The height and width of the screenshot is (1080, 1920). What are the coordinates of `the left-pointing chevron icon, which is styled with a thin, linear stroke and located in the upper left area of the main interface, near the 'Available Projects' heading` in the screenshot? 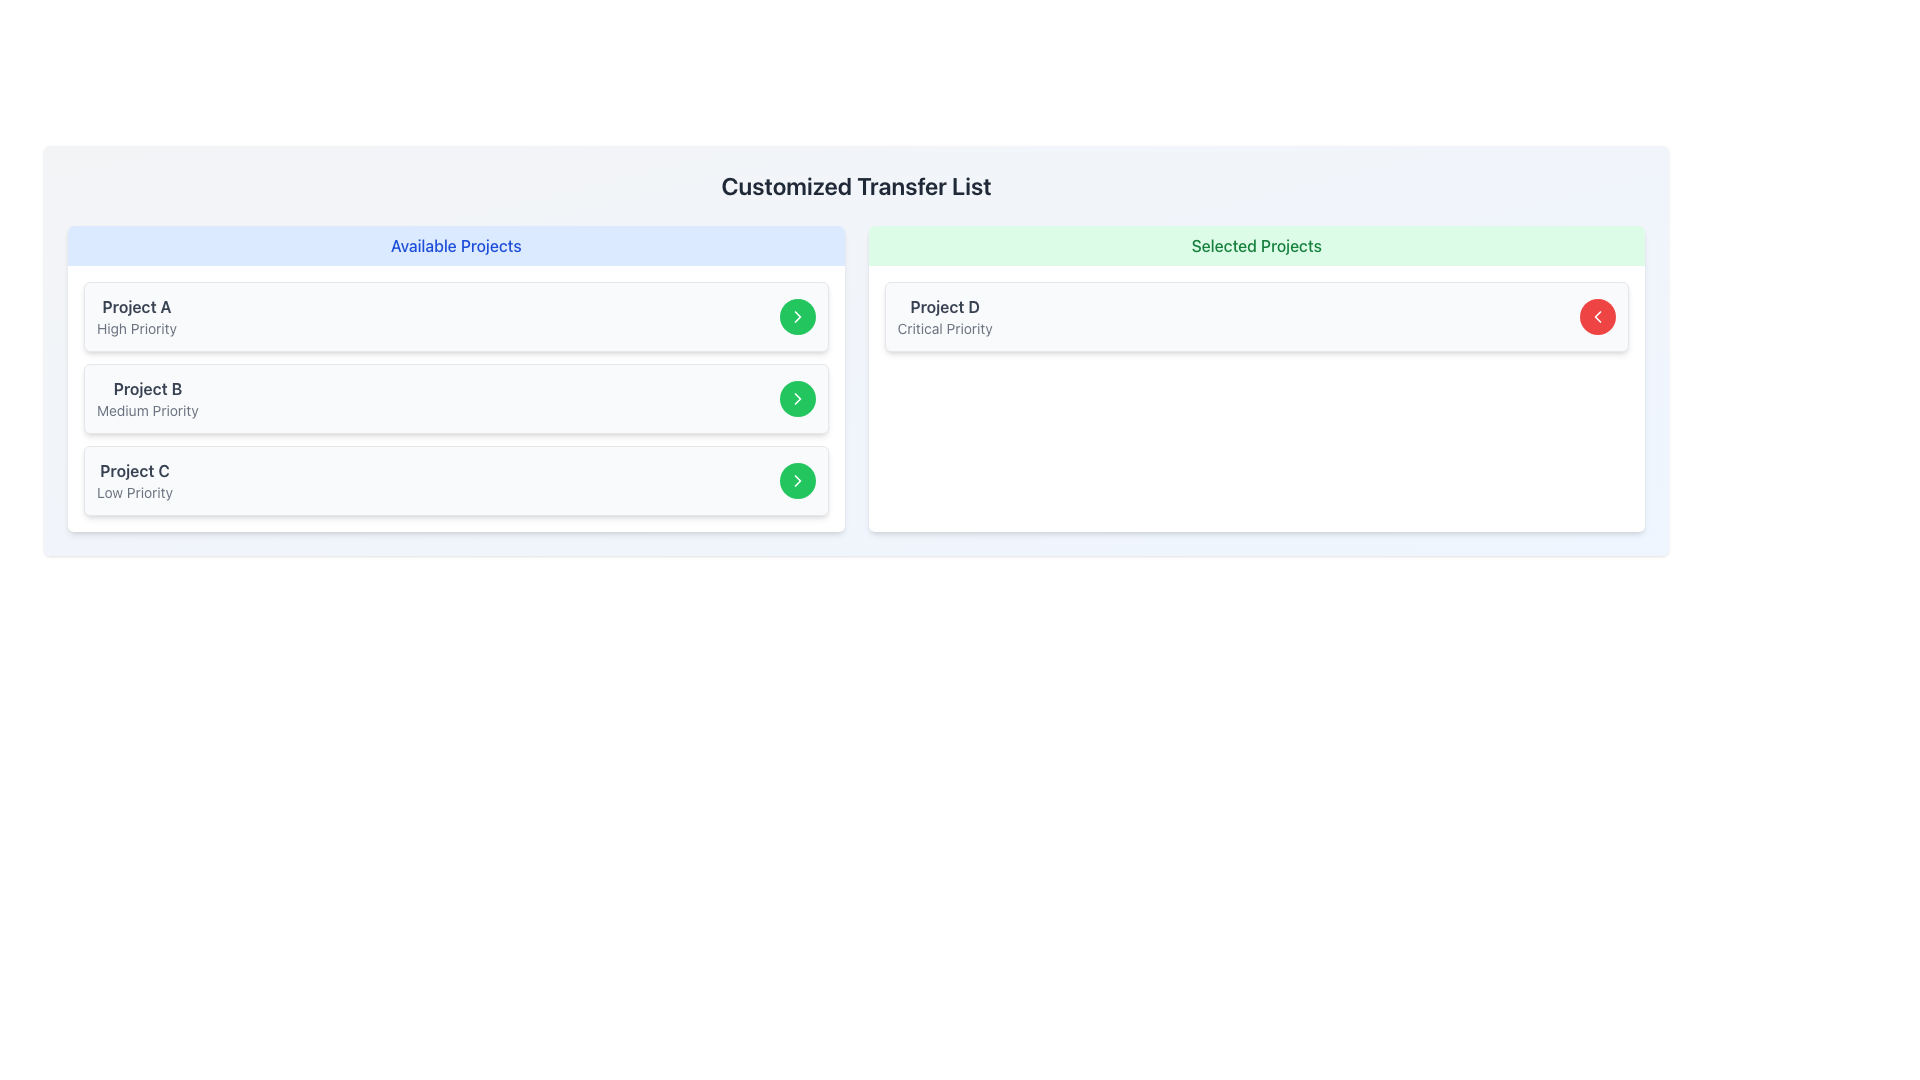 It's located at (1597, 315).